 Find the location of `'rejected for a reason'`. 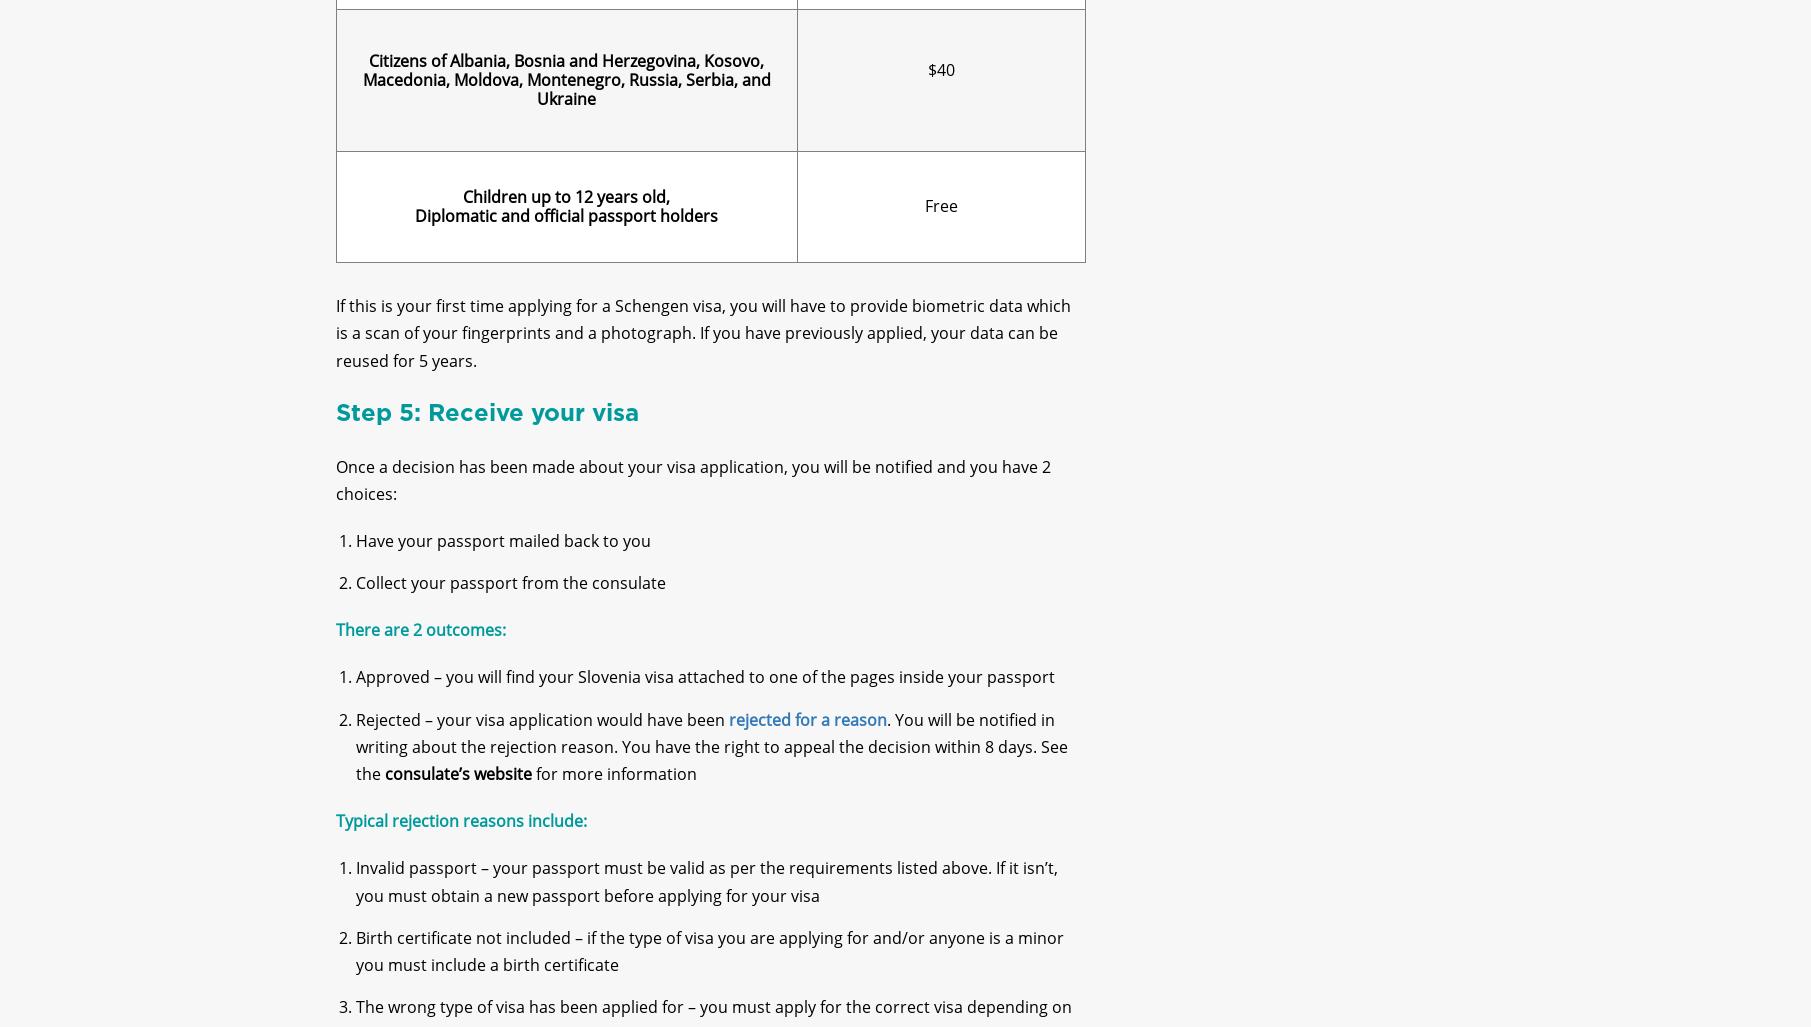

'rejected for a reason' is located at coordinates (806, 736).